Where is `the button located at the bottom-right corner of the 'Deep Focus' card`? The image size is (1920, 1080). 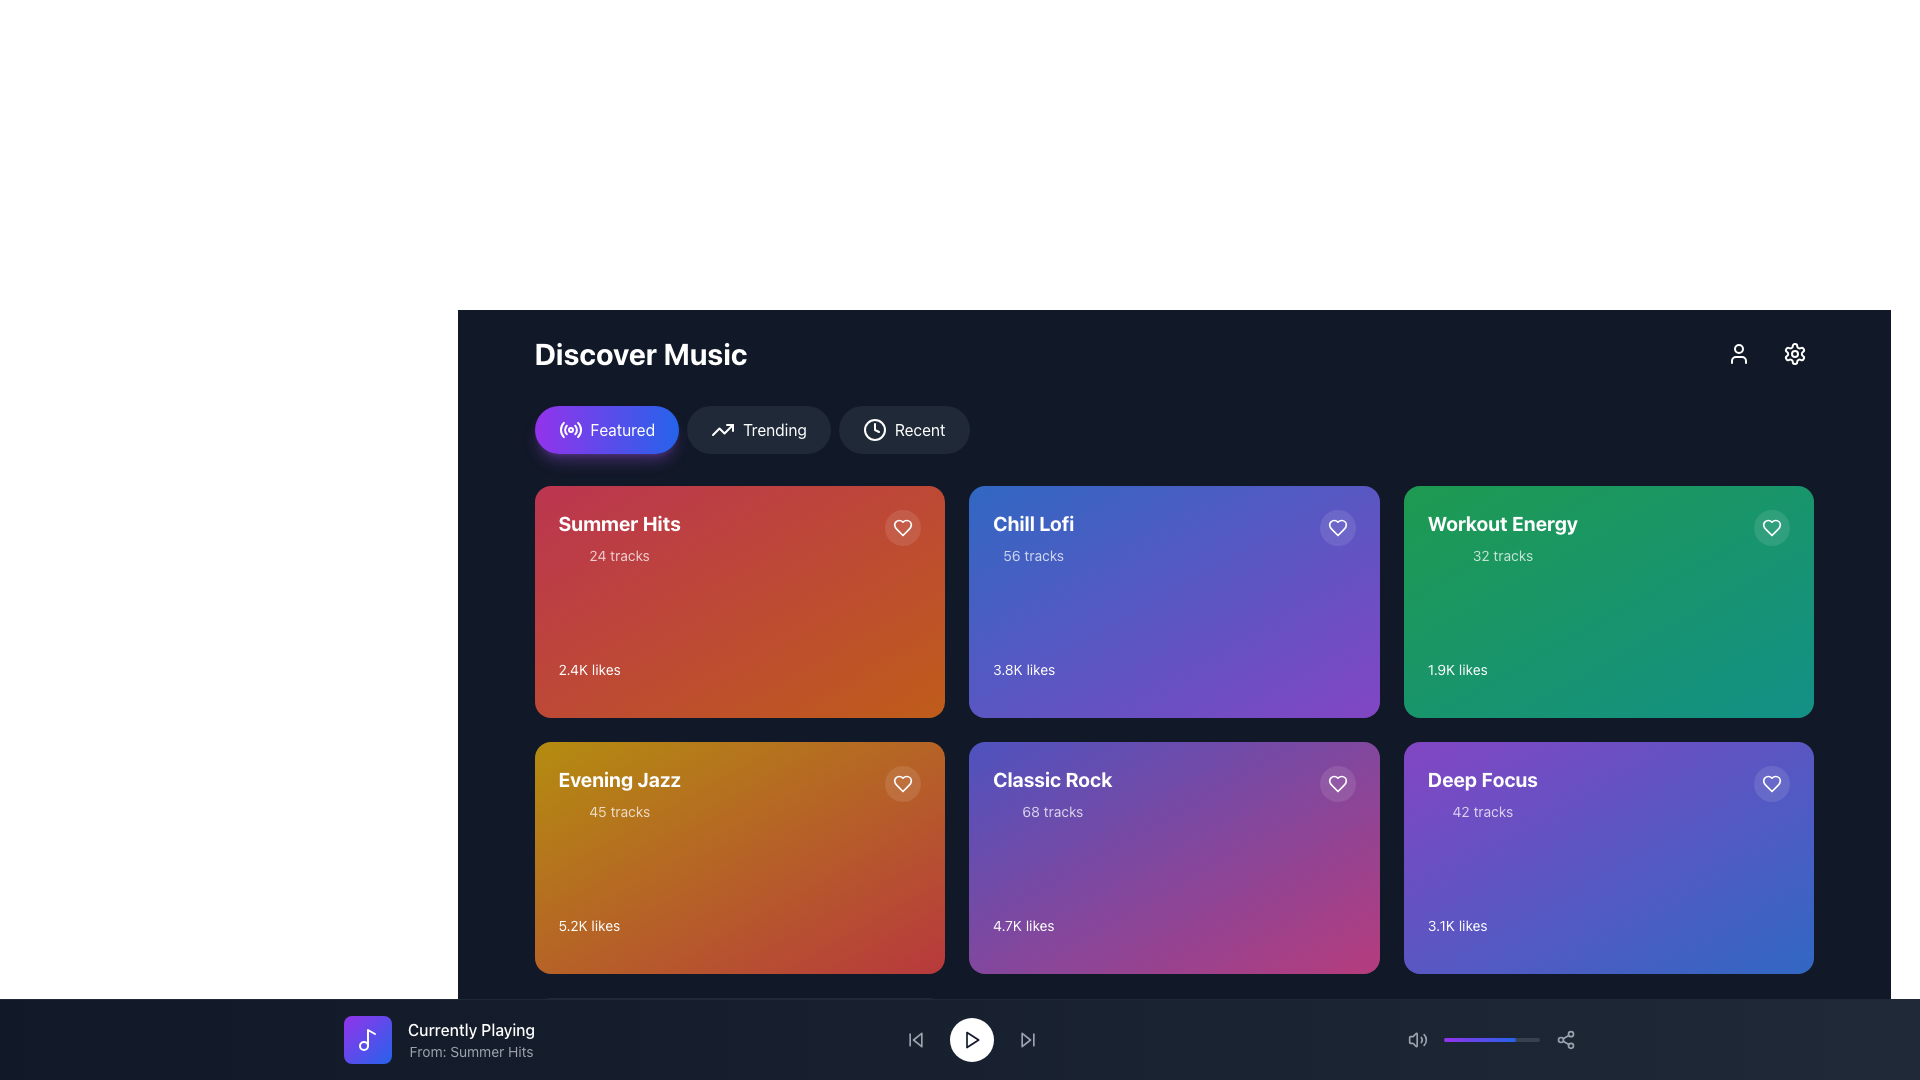
the button located at the bottom-right corner of the 'Deep Focus' card is located at coordinates (1766, 956).